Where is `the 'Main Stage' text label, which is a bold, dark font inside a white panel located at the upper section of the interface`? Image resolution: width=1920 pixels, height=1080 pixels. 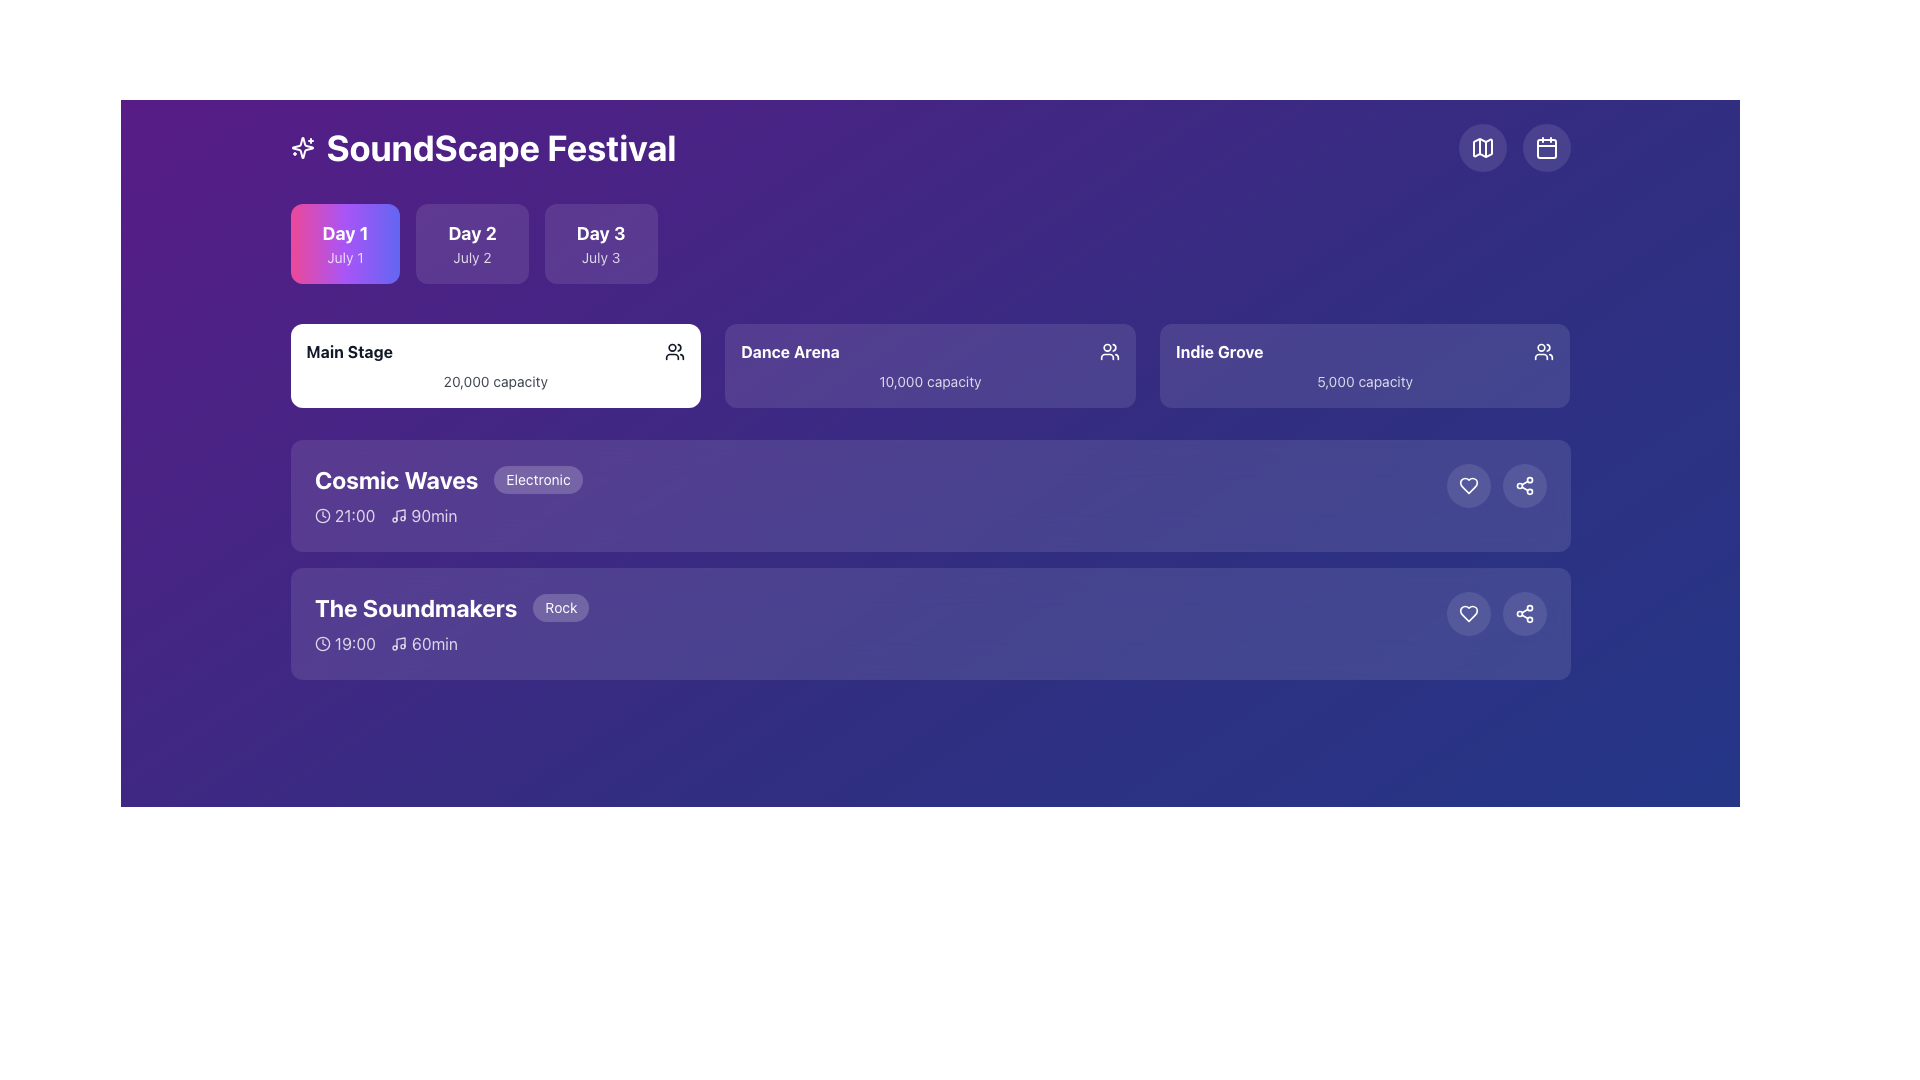 the 'Main Stage' text label, which is a bold, dark font inside a white panel located at the upper section of the interface is located at coordinates (349, 350).